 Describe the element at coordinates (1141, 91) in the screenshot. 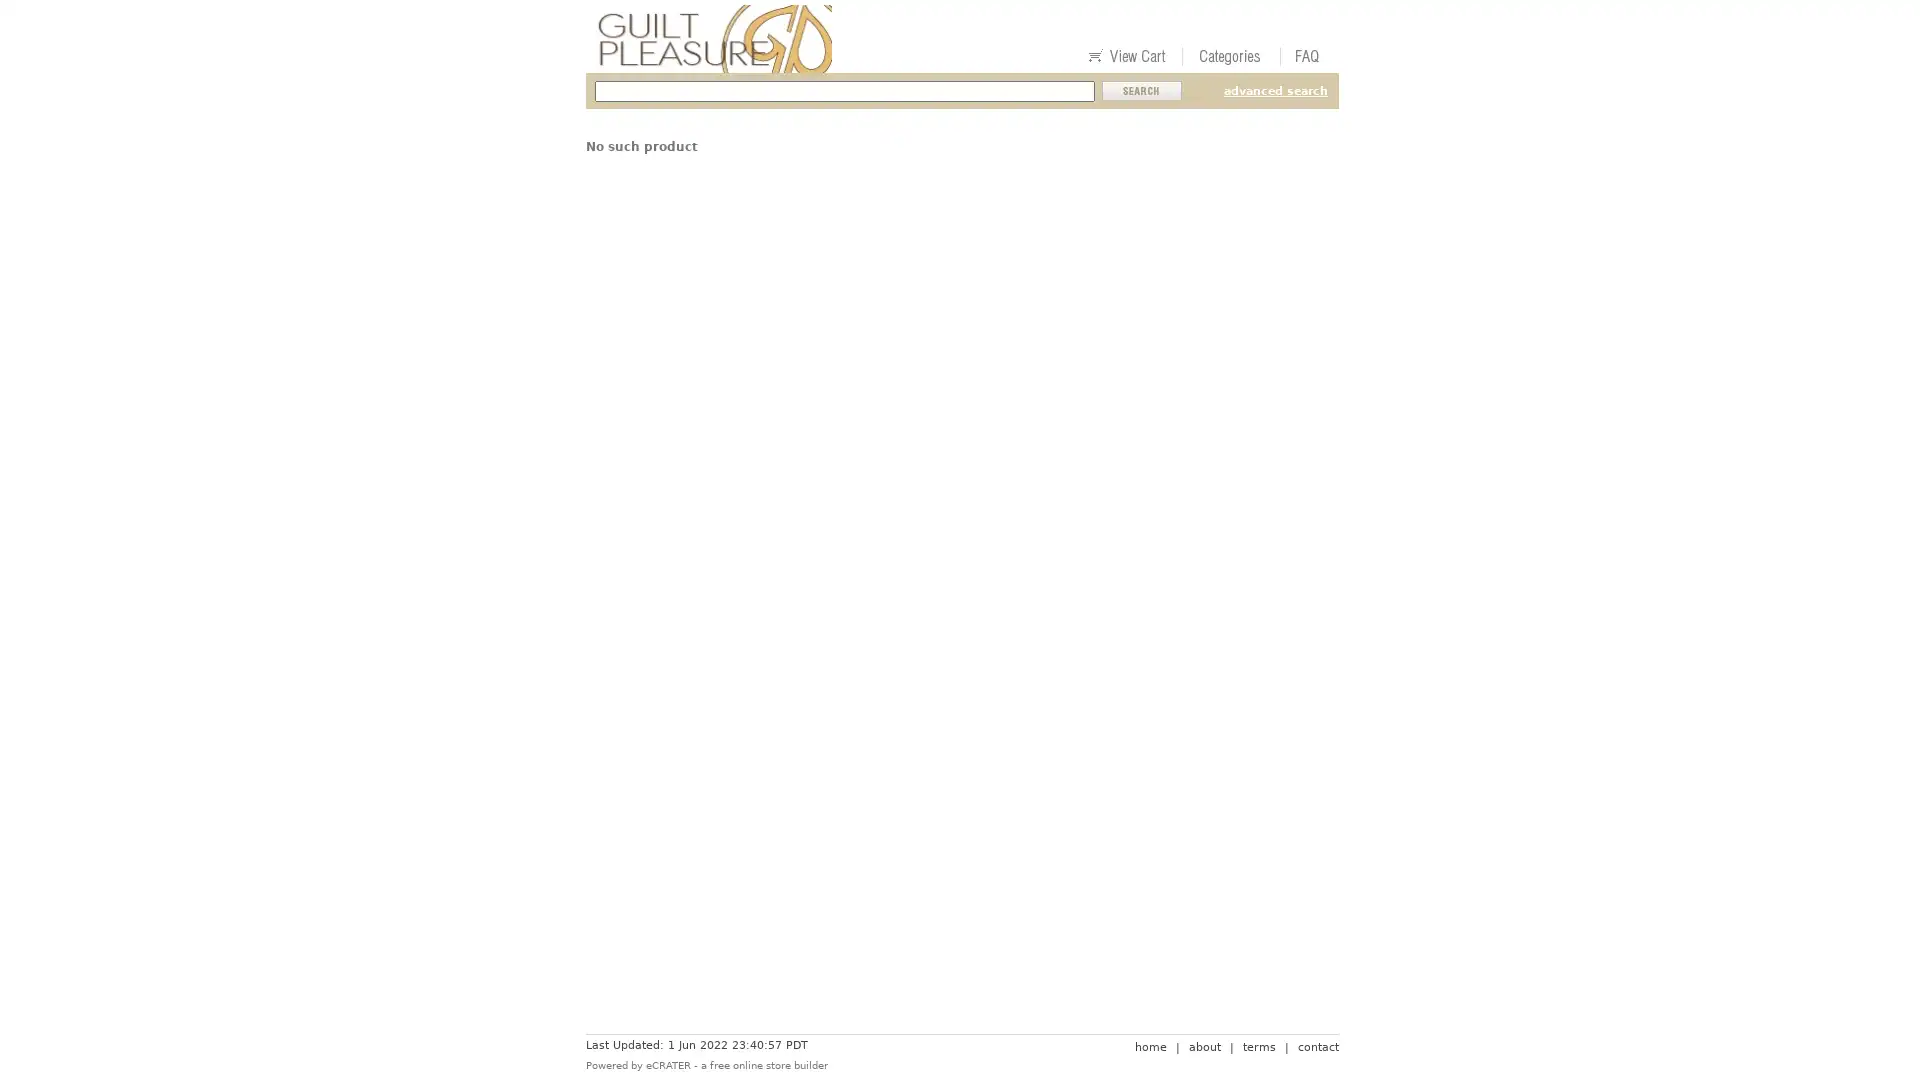

I see `Submit` at that location.